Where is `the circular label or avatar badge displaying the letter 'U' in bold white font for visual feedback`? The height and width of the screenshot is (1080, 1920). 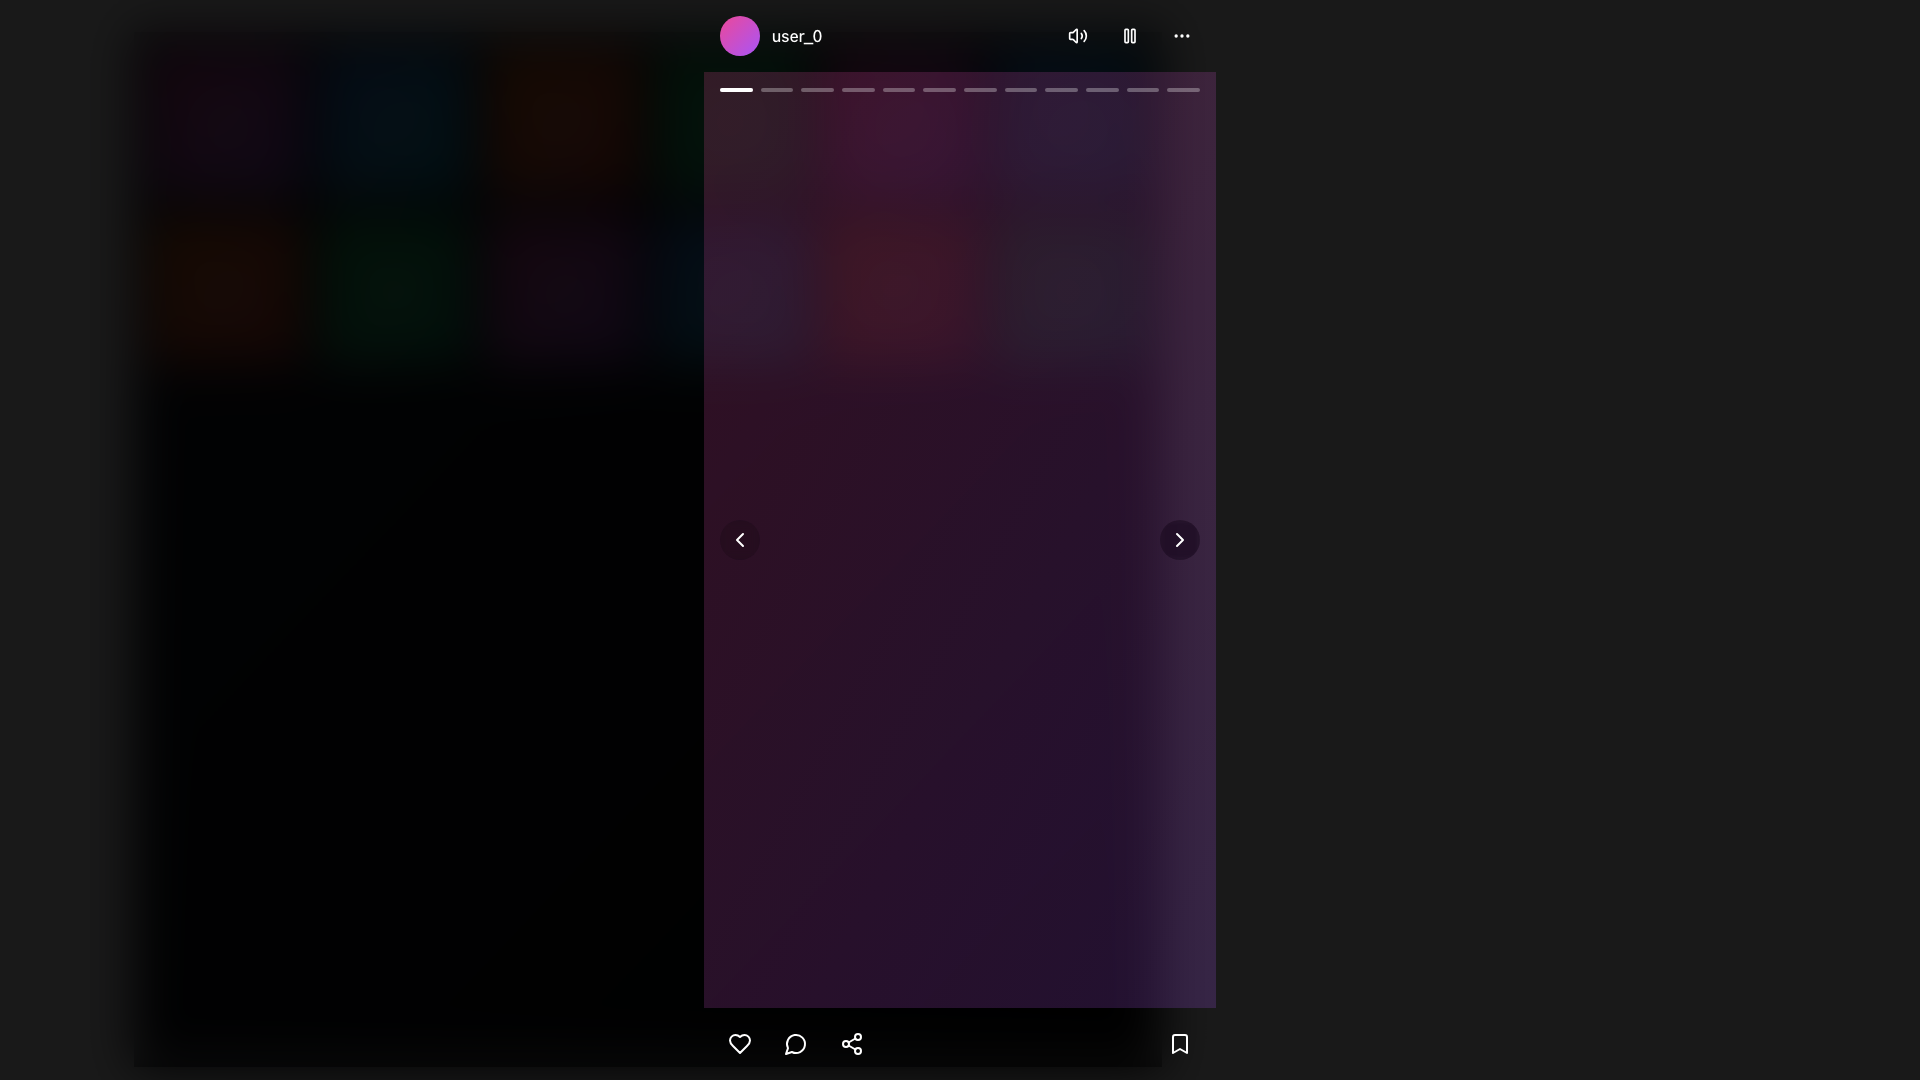 the circular label or avatar badge displaying the letter 'U' in bold white font for visual feedback is located at coordinates (900, 124).